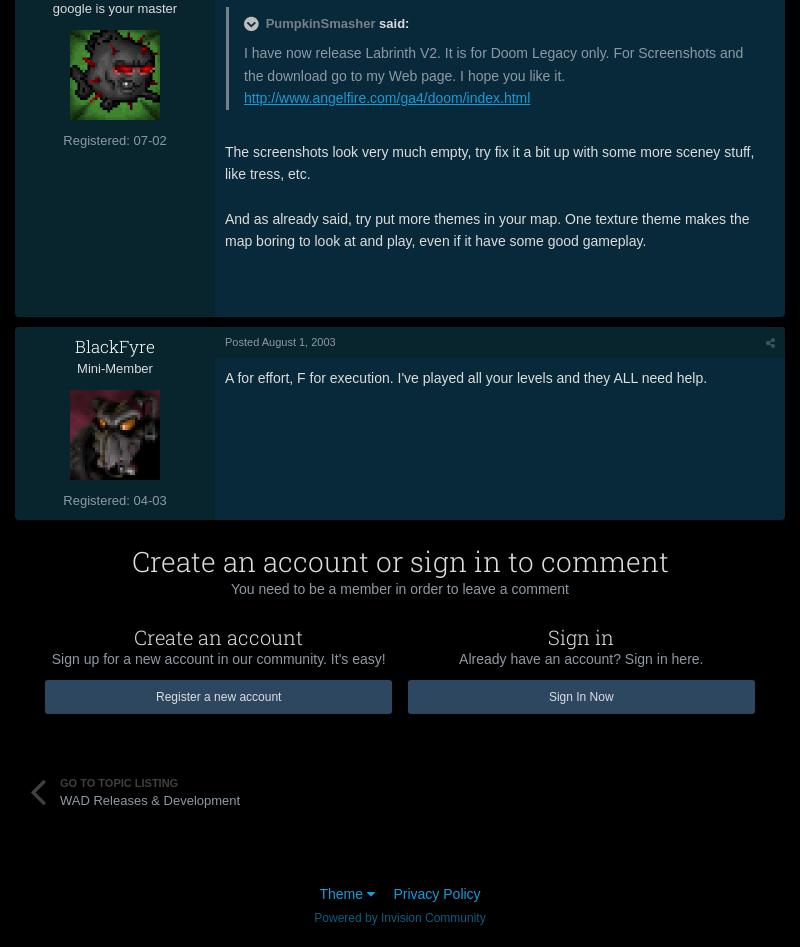 The image size is (800, 947). Describe the element at coordinates (218, 657) in the screenshot. I see `'Sign up for a new account in our community. It's easy!'` at that location.